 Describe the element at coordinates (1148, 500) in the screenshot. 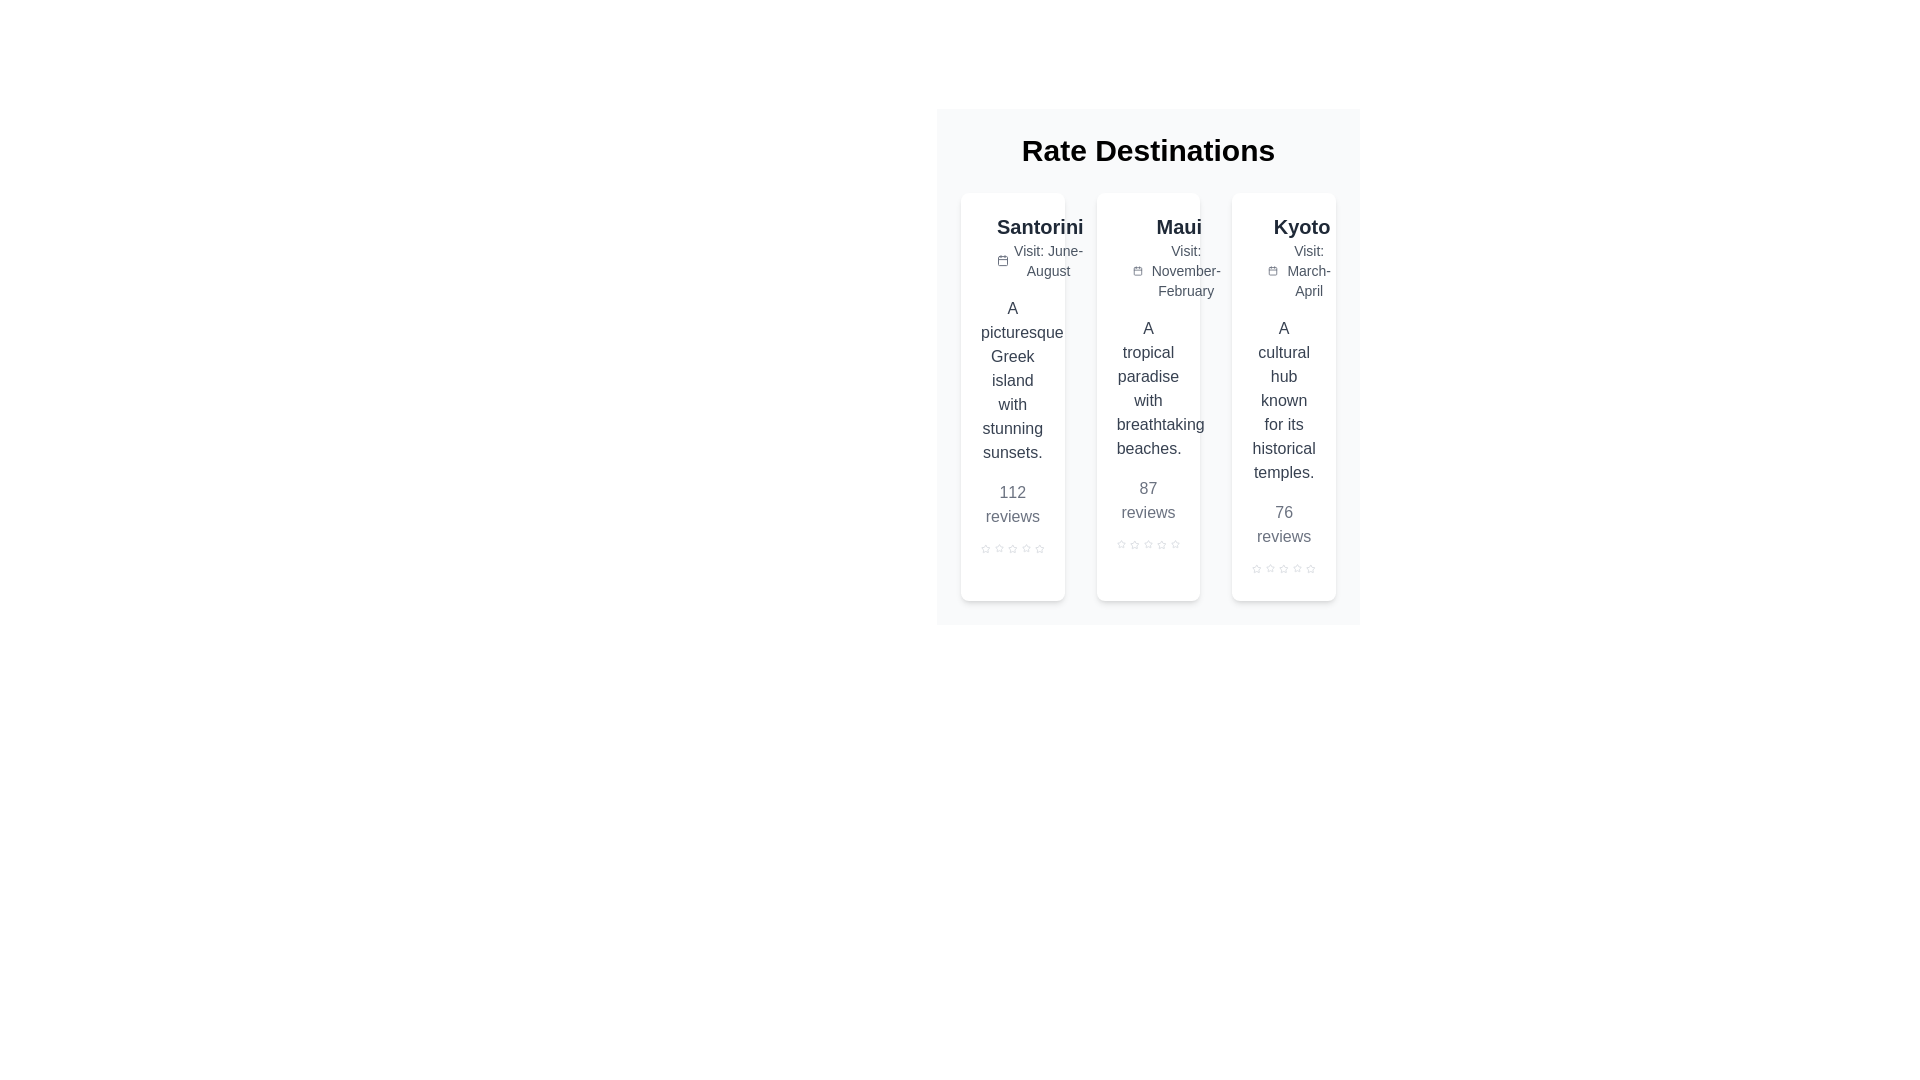

I see `the label displaying '87 reviews' which is located in the second card of the 'Rate Destinations' section, specifically under the description 'A tropical paradise with breathtaking beaches.' in the 'Maui' card` at that location.